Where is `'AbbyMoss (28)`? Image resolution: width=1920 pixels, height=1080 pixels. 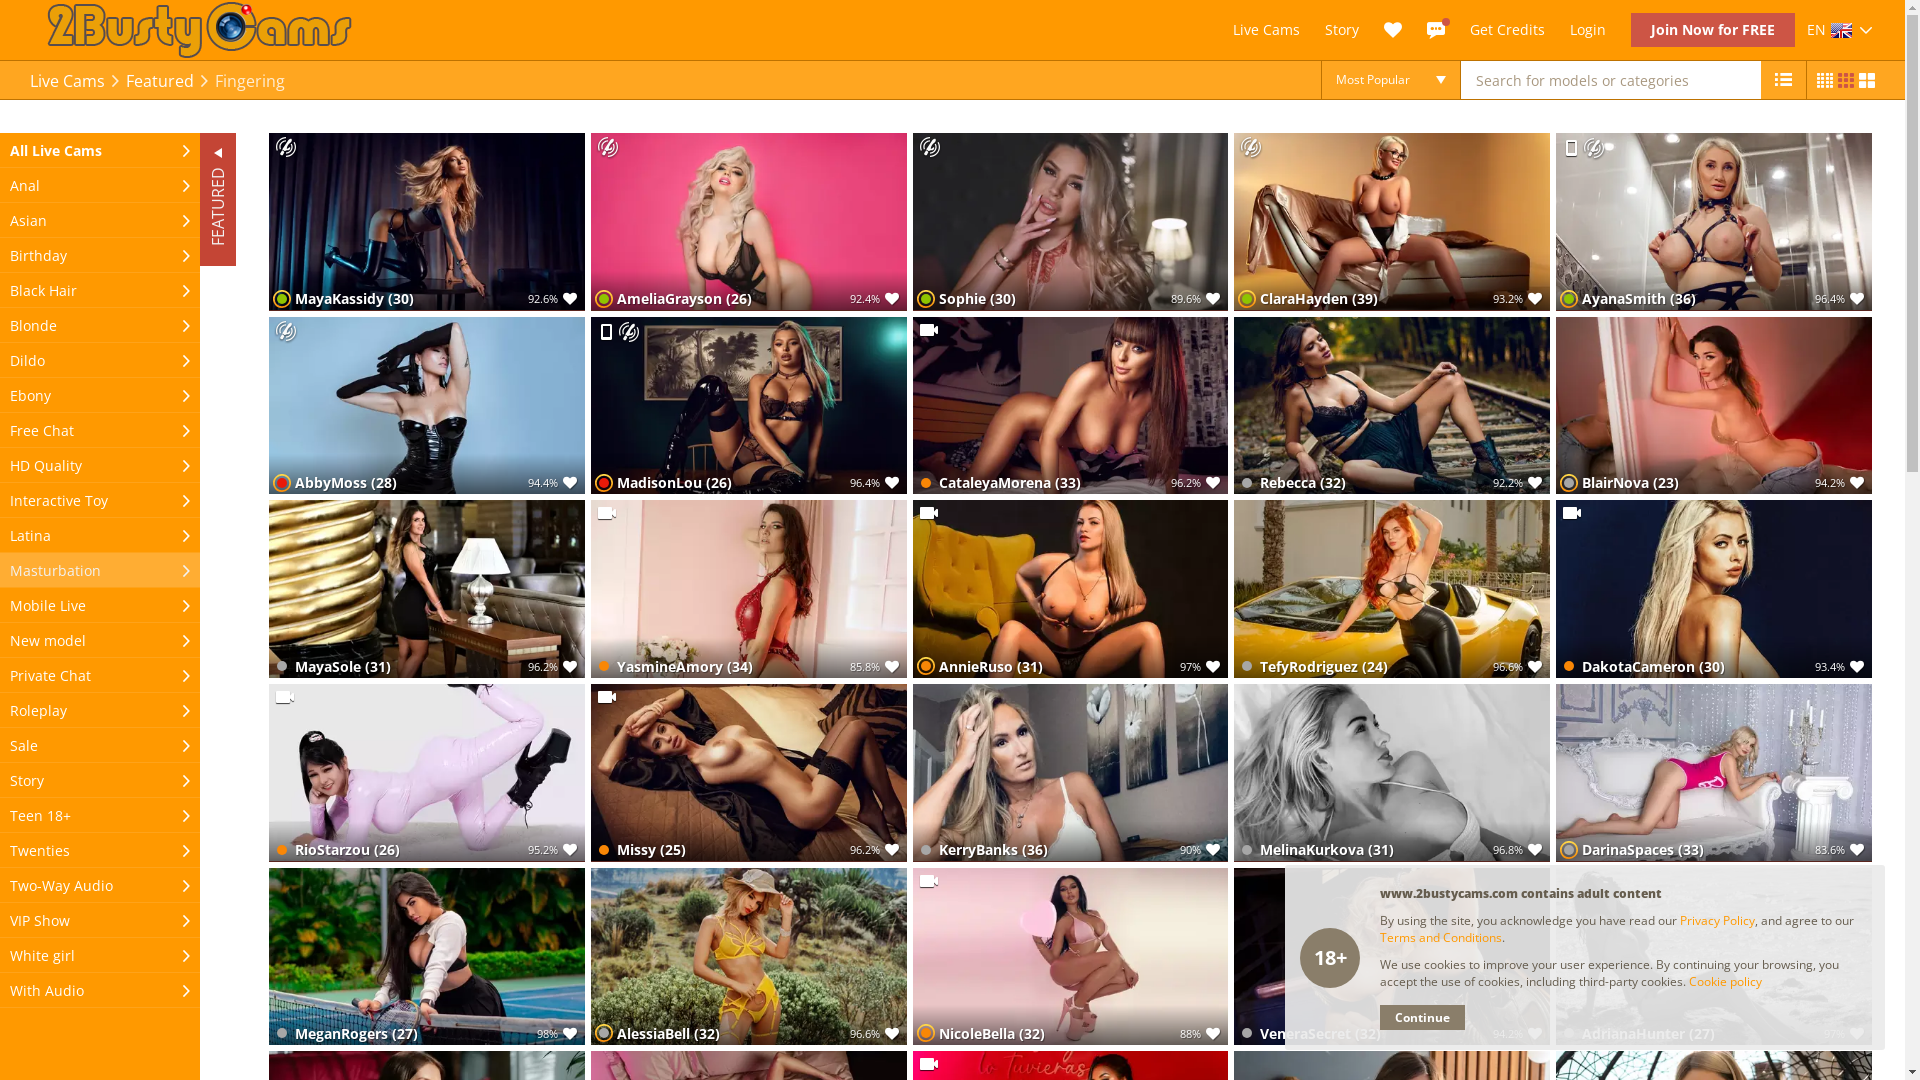
'AbbyMoss (28) is located at coordinates (426, 405).